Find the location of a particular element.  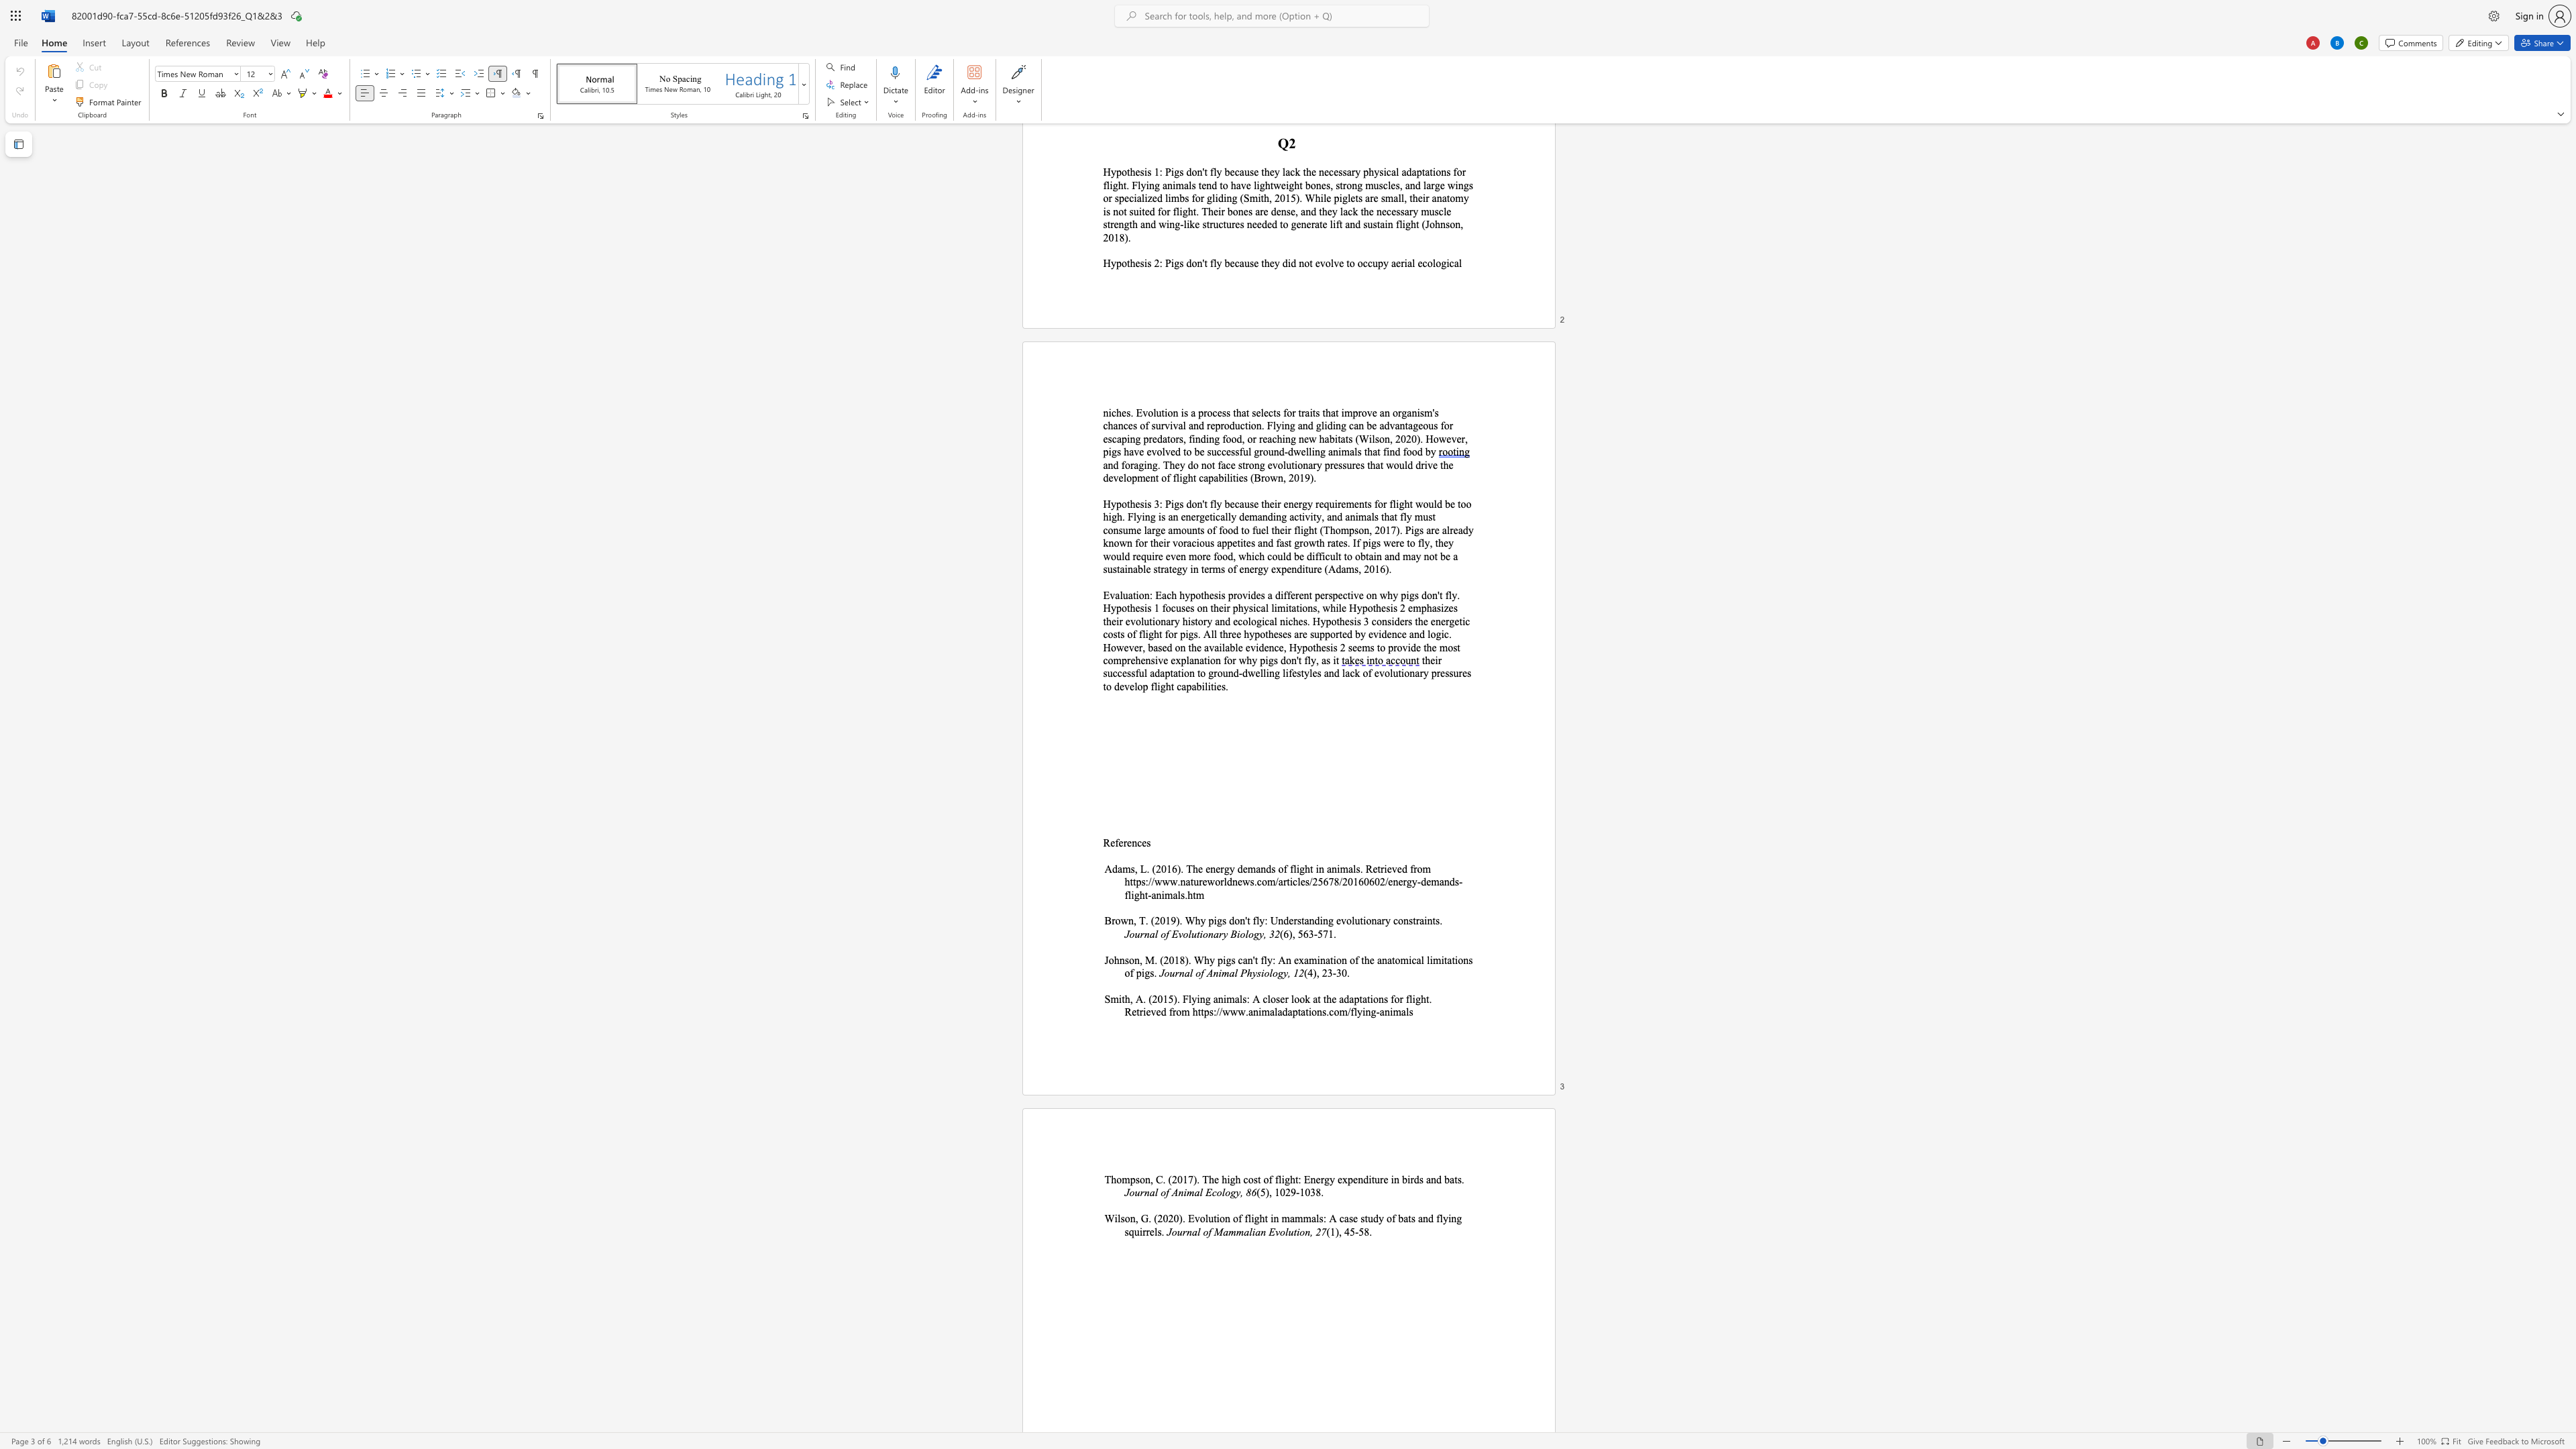

the space between the continuous character "h" and "e" in the text is located at coordinates (1214, 1178).